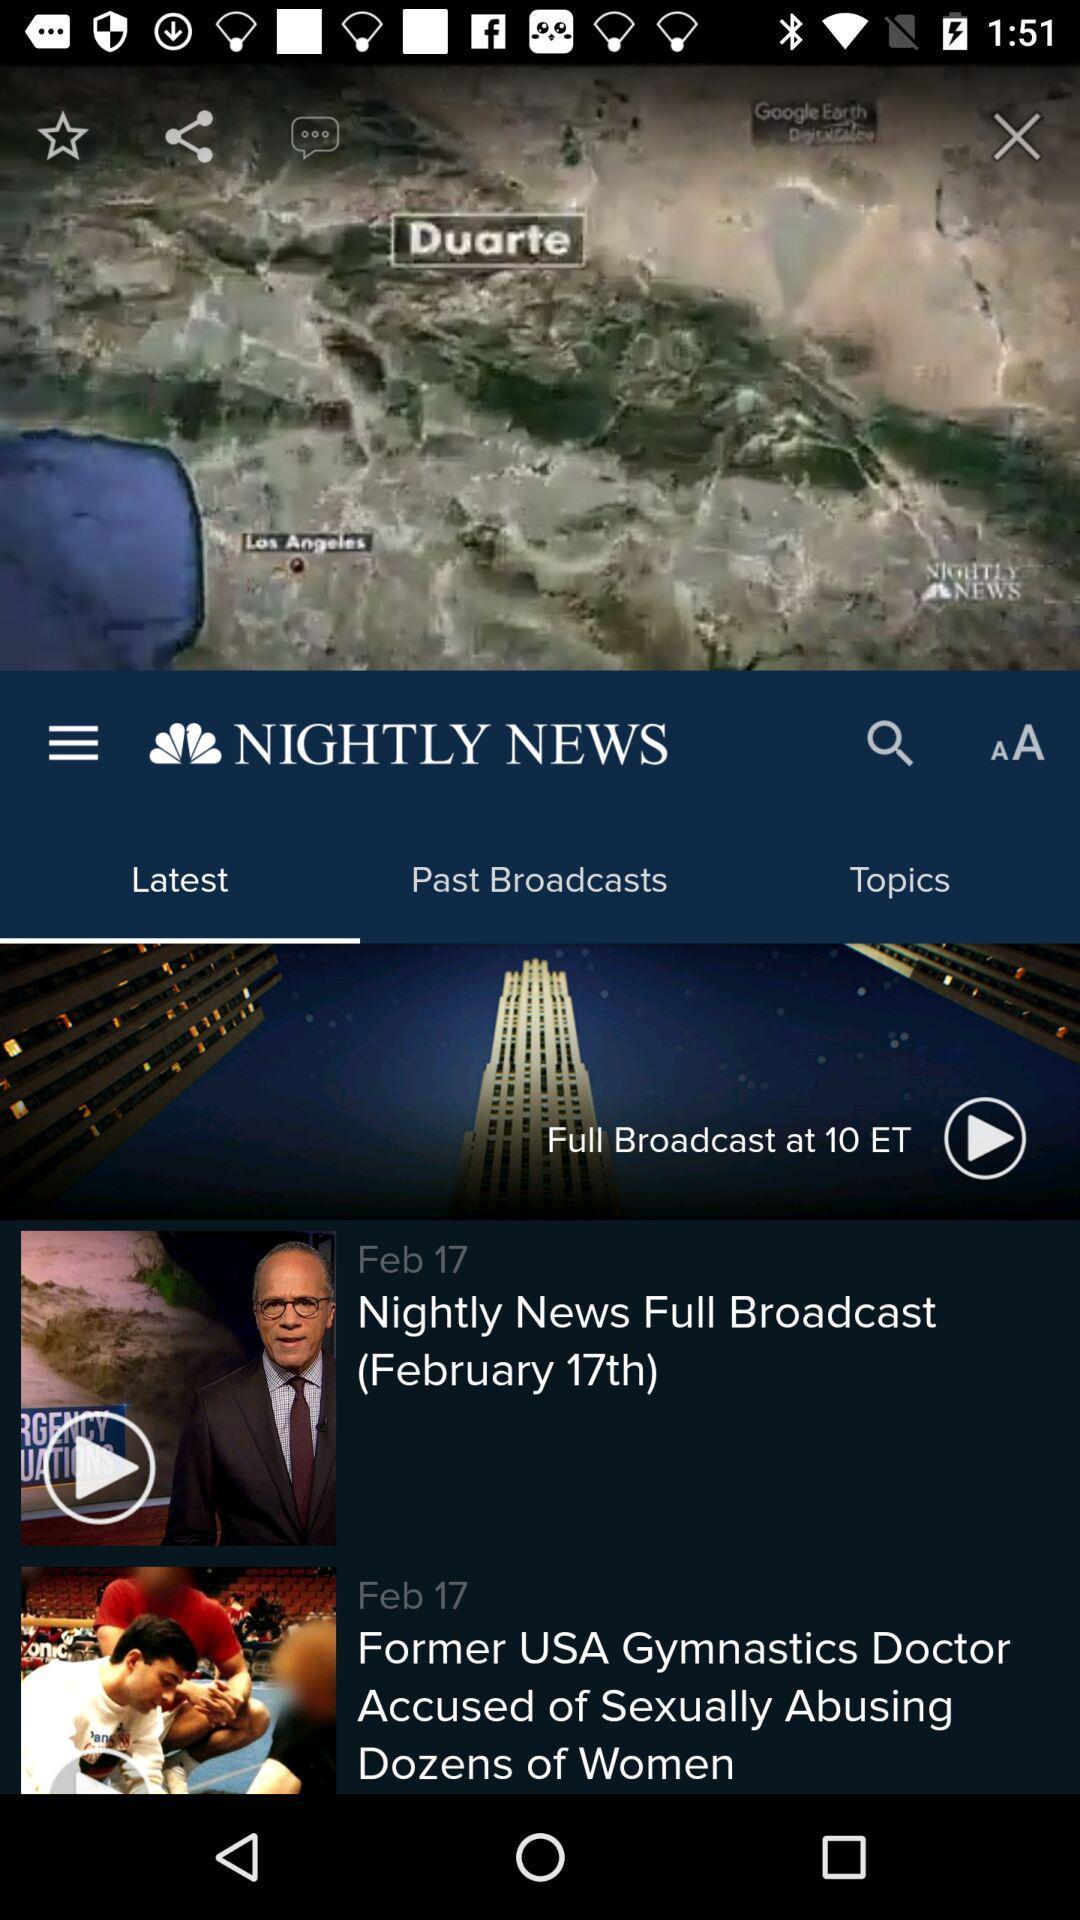 The height and width of the screenshot is (1920, 1080). Describe the element at coordinates (1017, 135) in the screenshot. I see `cross icon at the top right corner below time` at that location.